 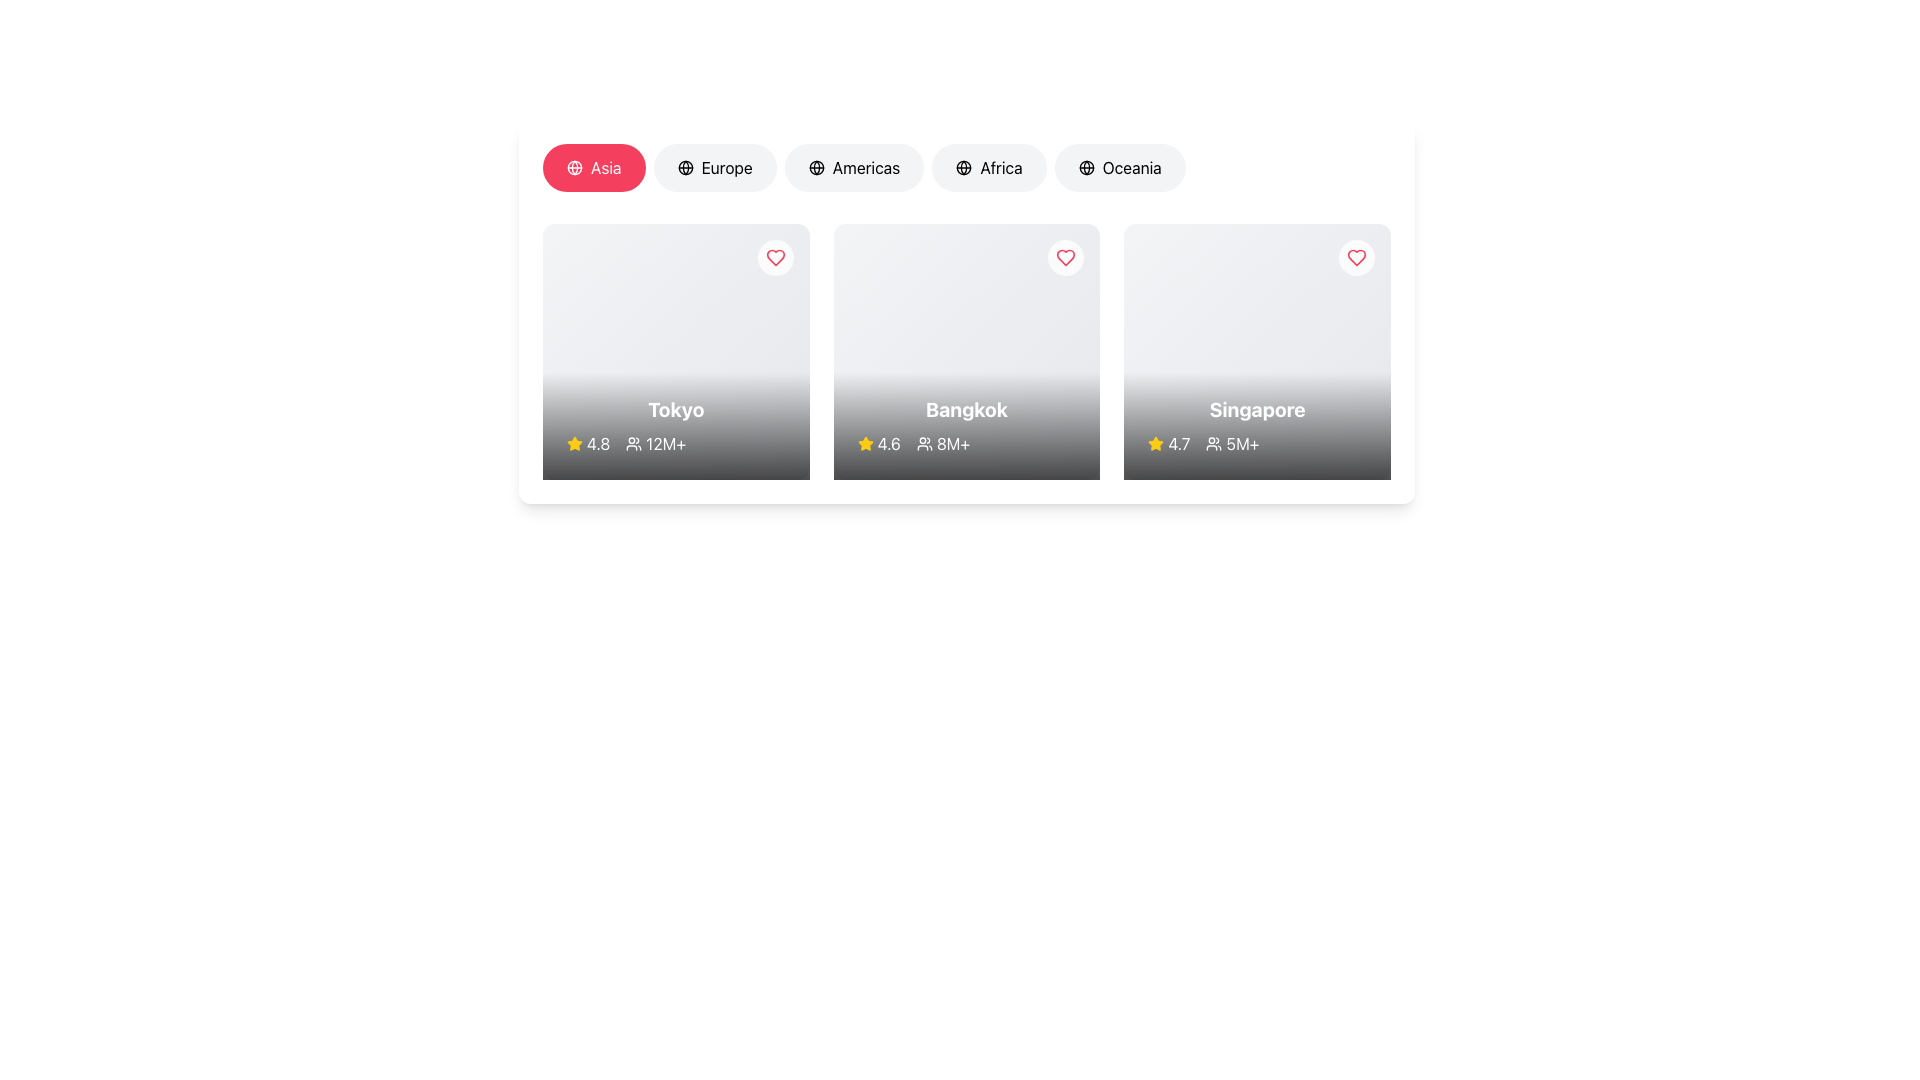 What do you see at coordinates (964, 167) in the screenshot?
I see `the small globe icon, which is the leftmost icon within the button labeled 'Africa' in the navigation bar, for its symbolic meaning` at bounding box center [964, 167].